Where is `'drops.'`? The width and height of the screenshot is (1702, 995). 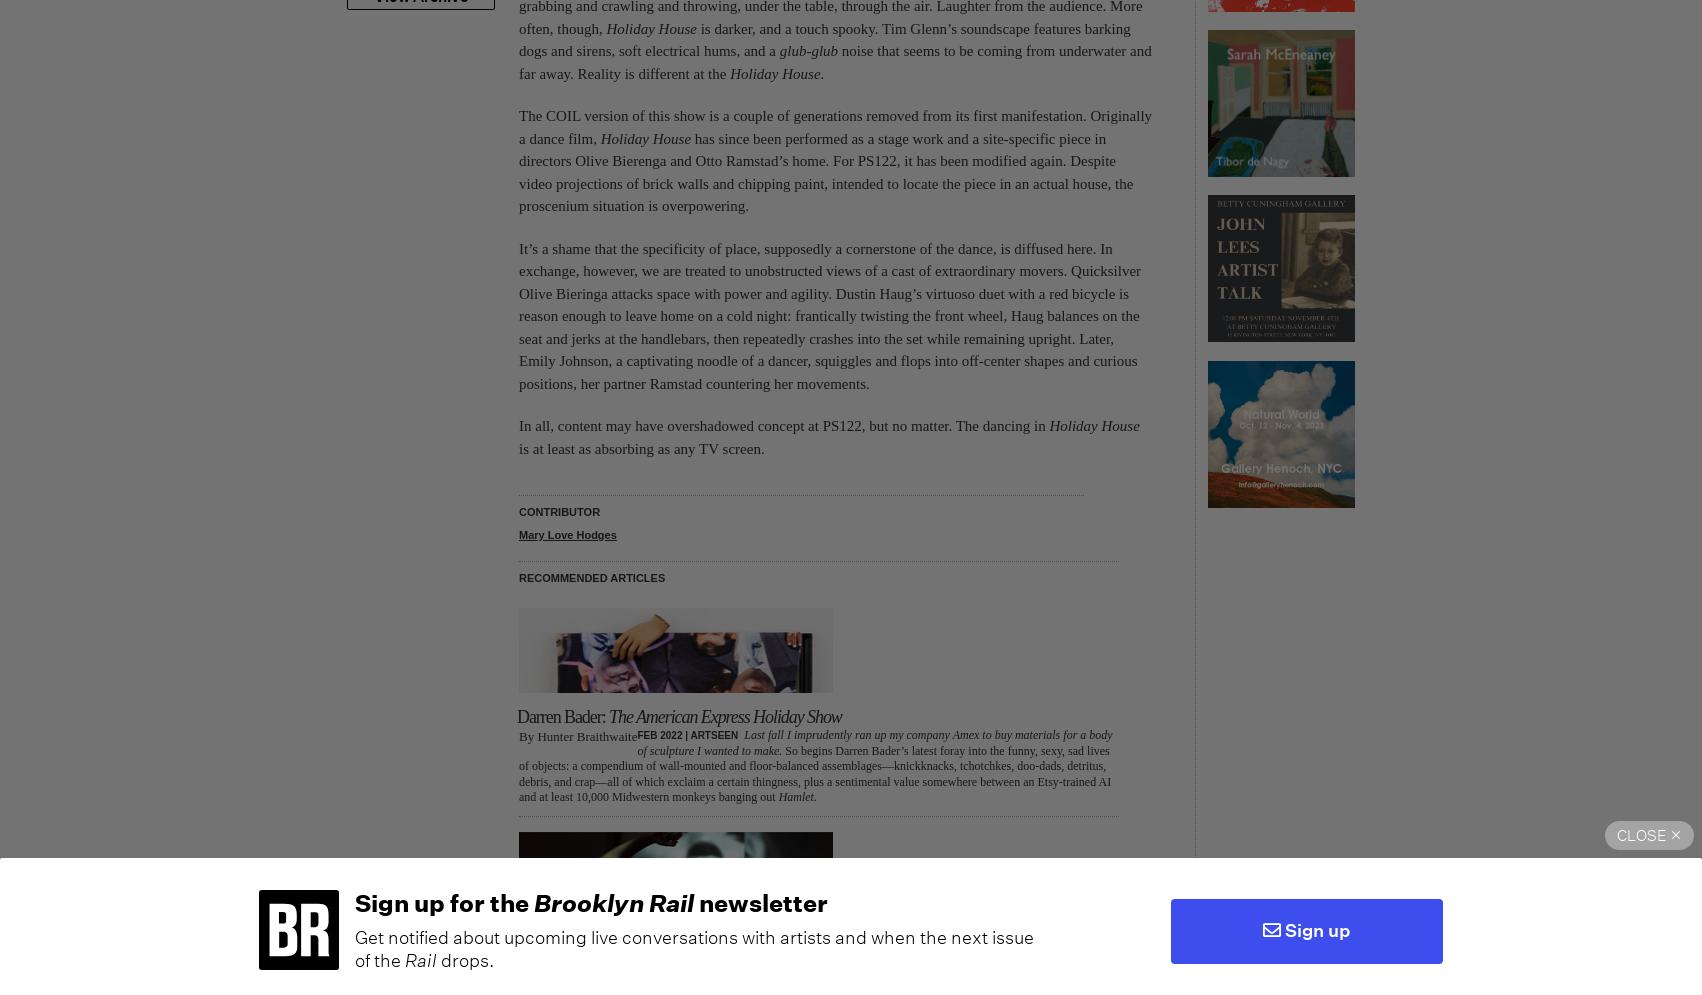 'drops.' is located at coordinates (464, 959).